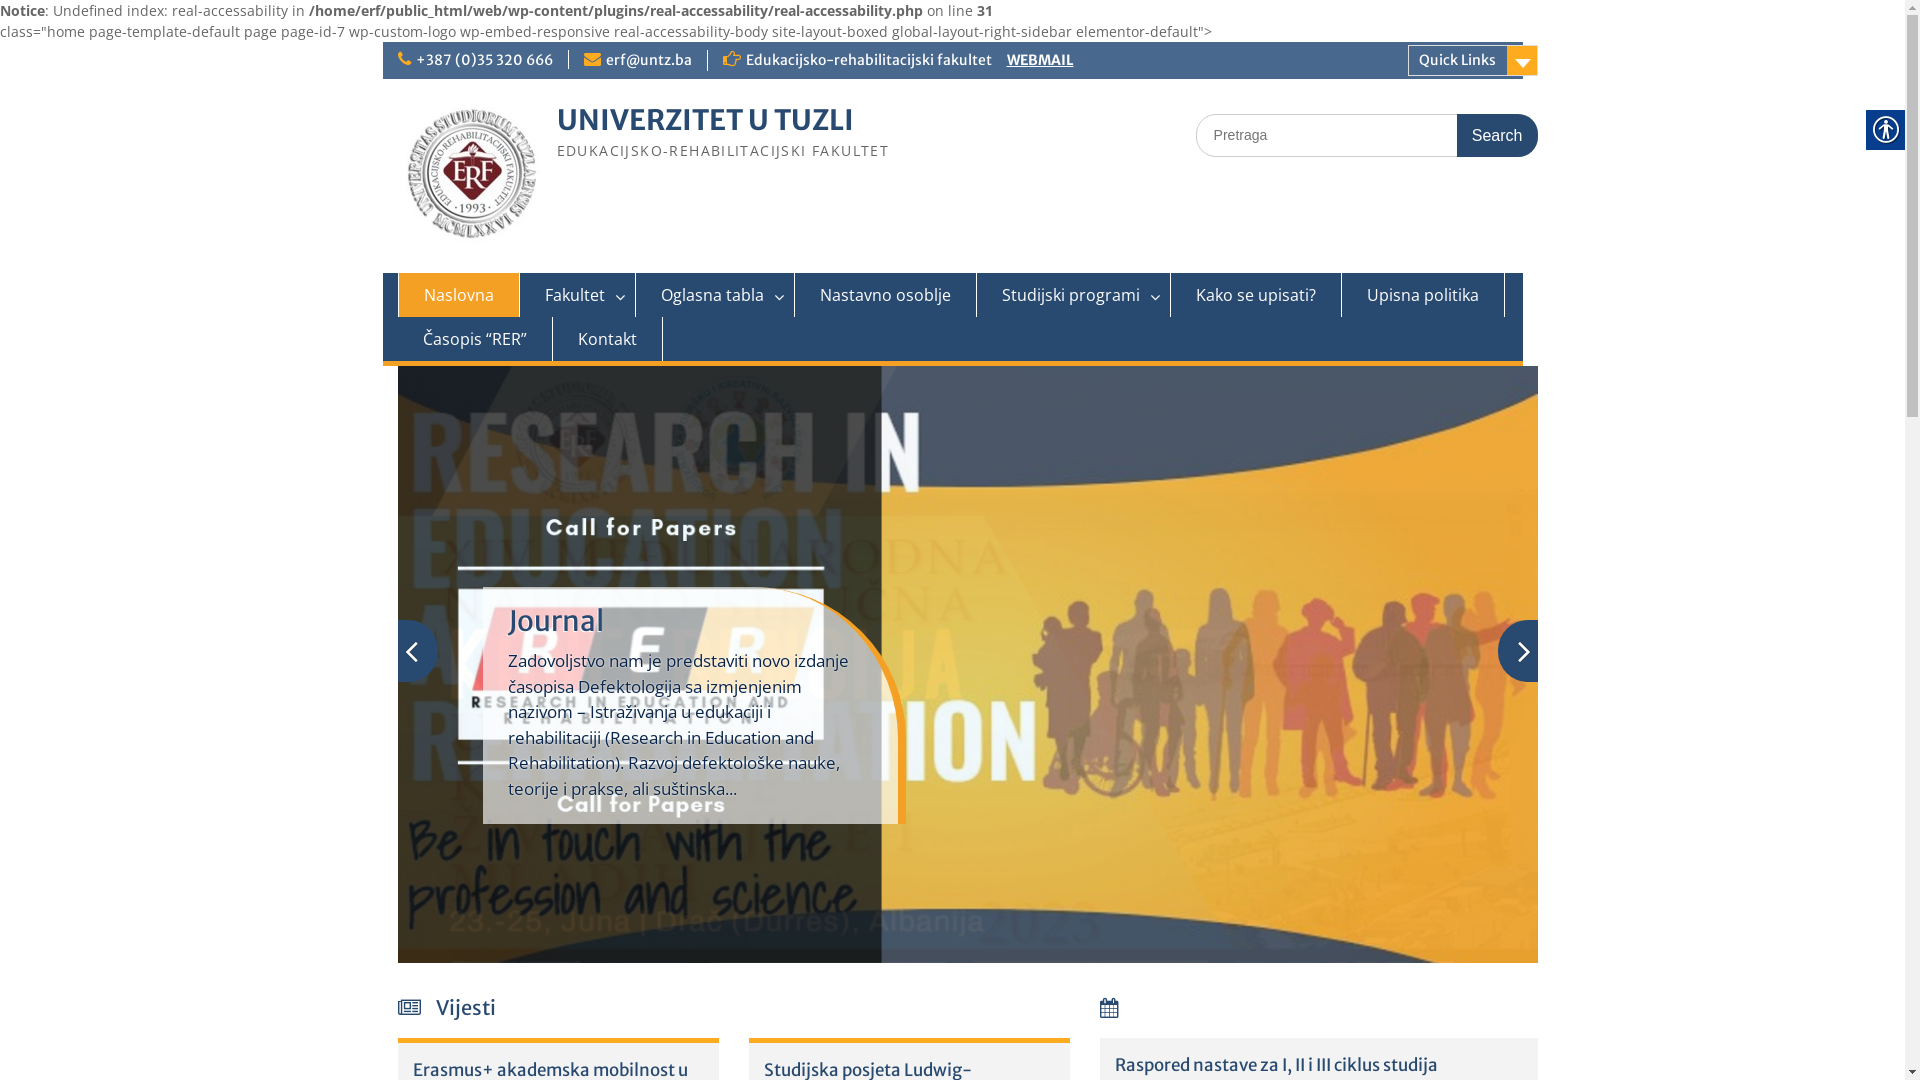  What do you see at coordinates (1342, 294) in the screenshot?
I see `'Upisna politika'` at bounding box center [1342, 294].